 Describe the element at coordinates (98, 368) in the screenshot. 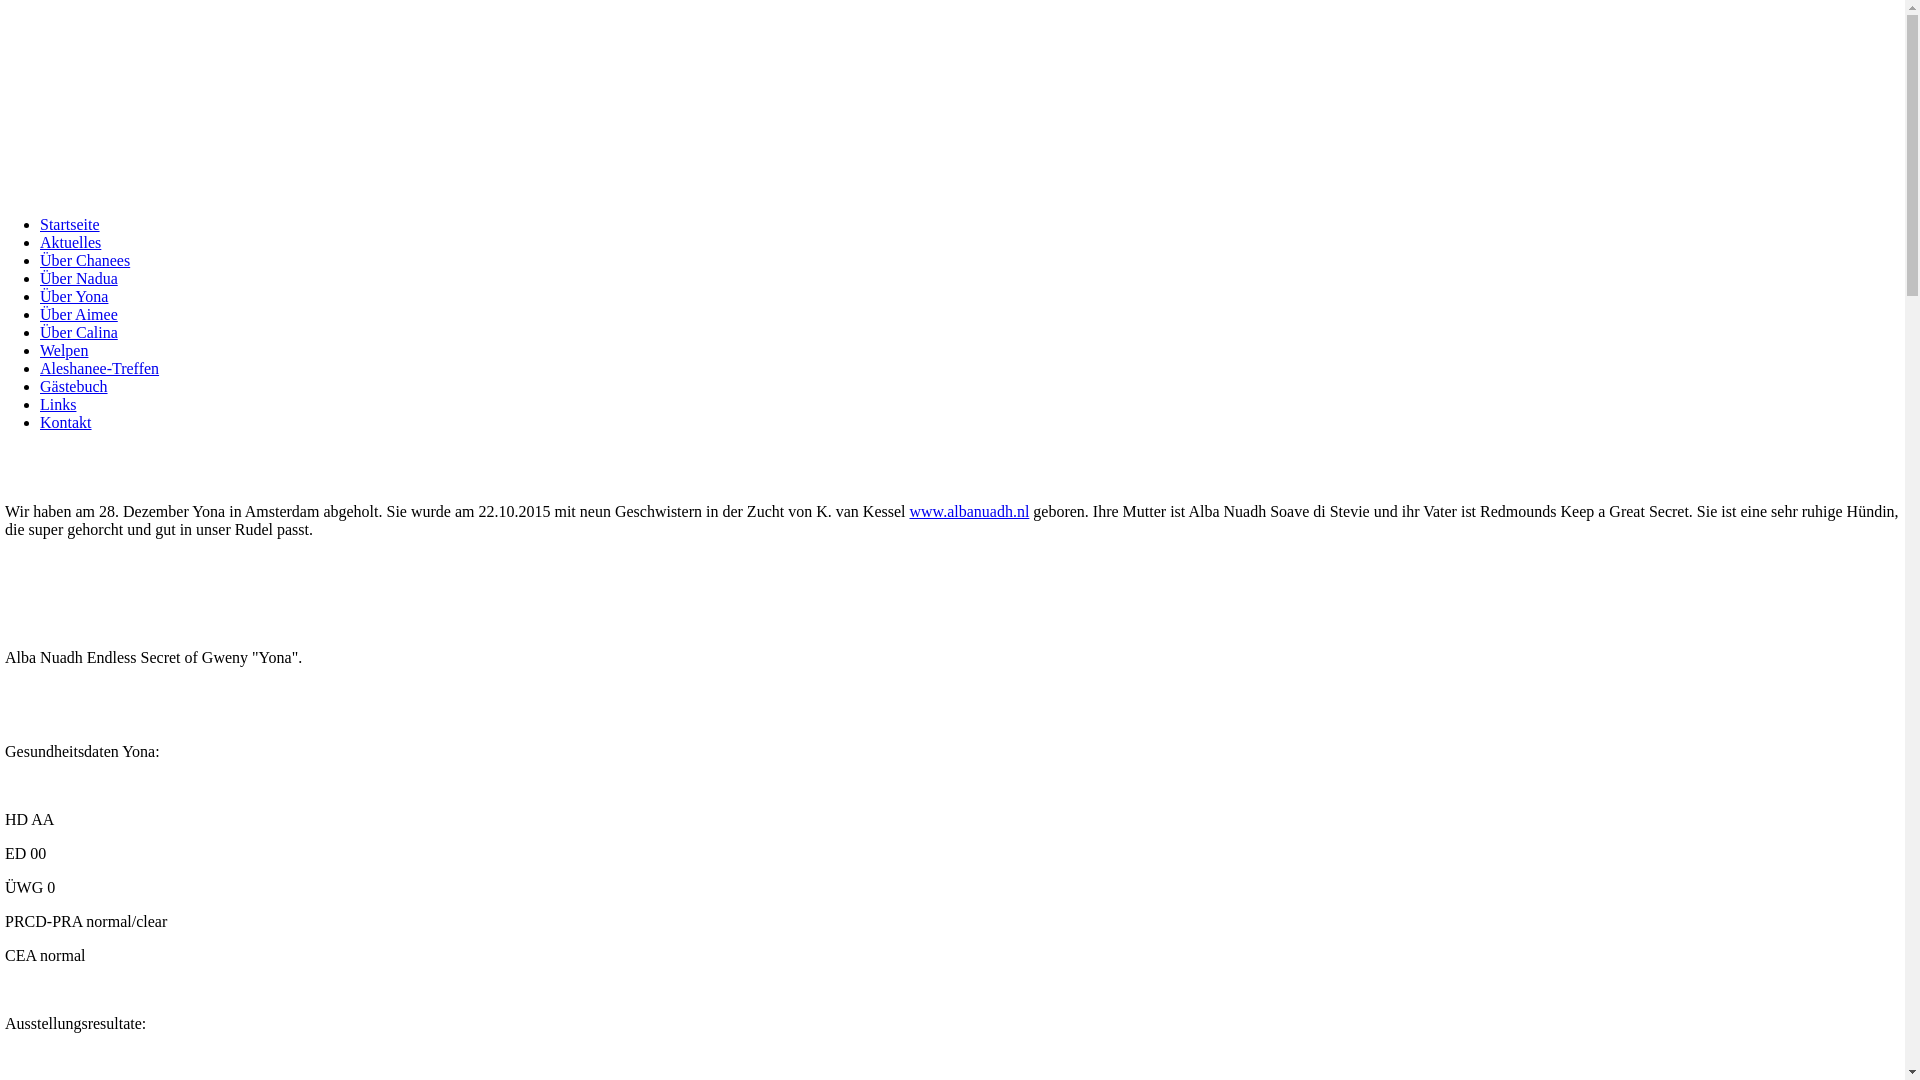

I see `'Aleshanee-Treffen'` at that location.